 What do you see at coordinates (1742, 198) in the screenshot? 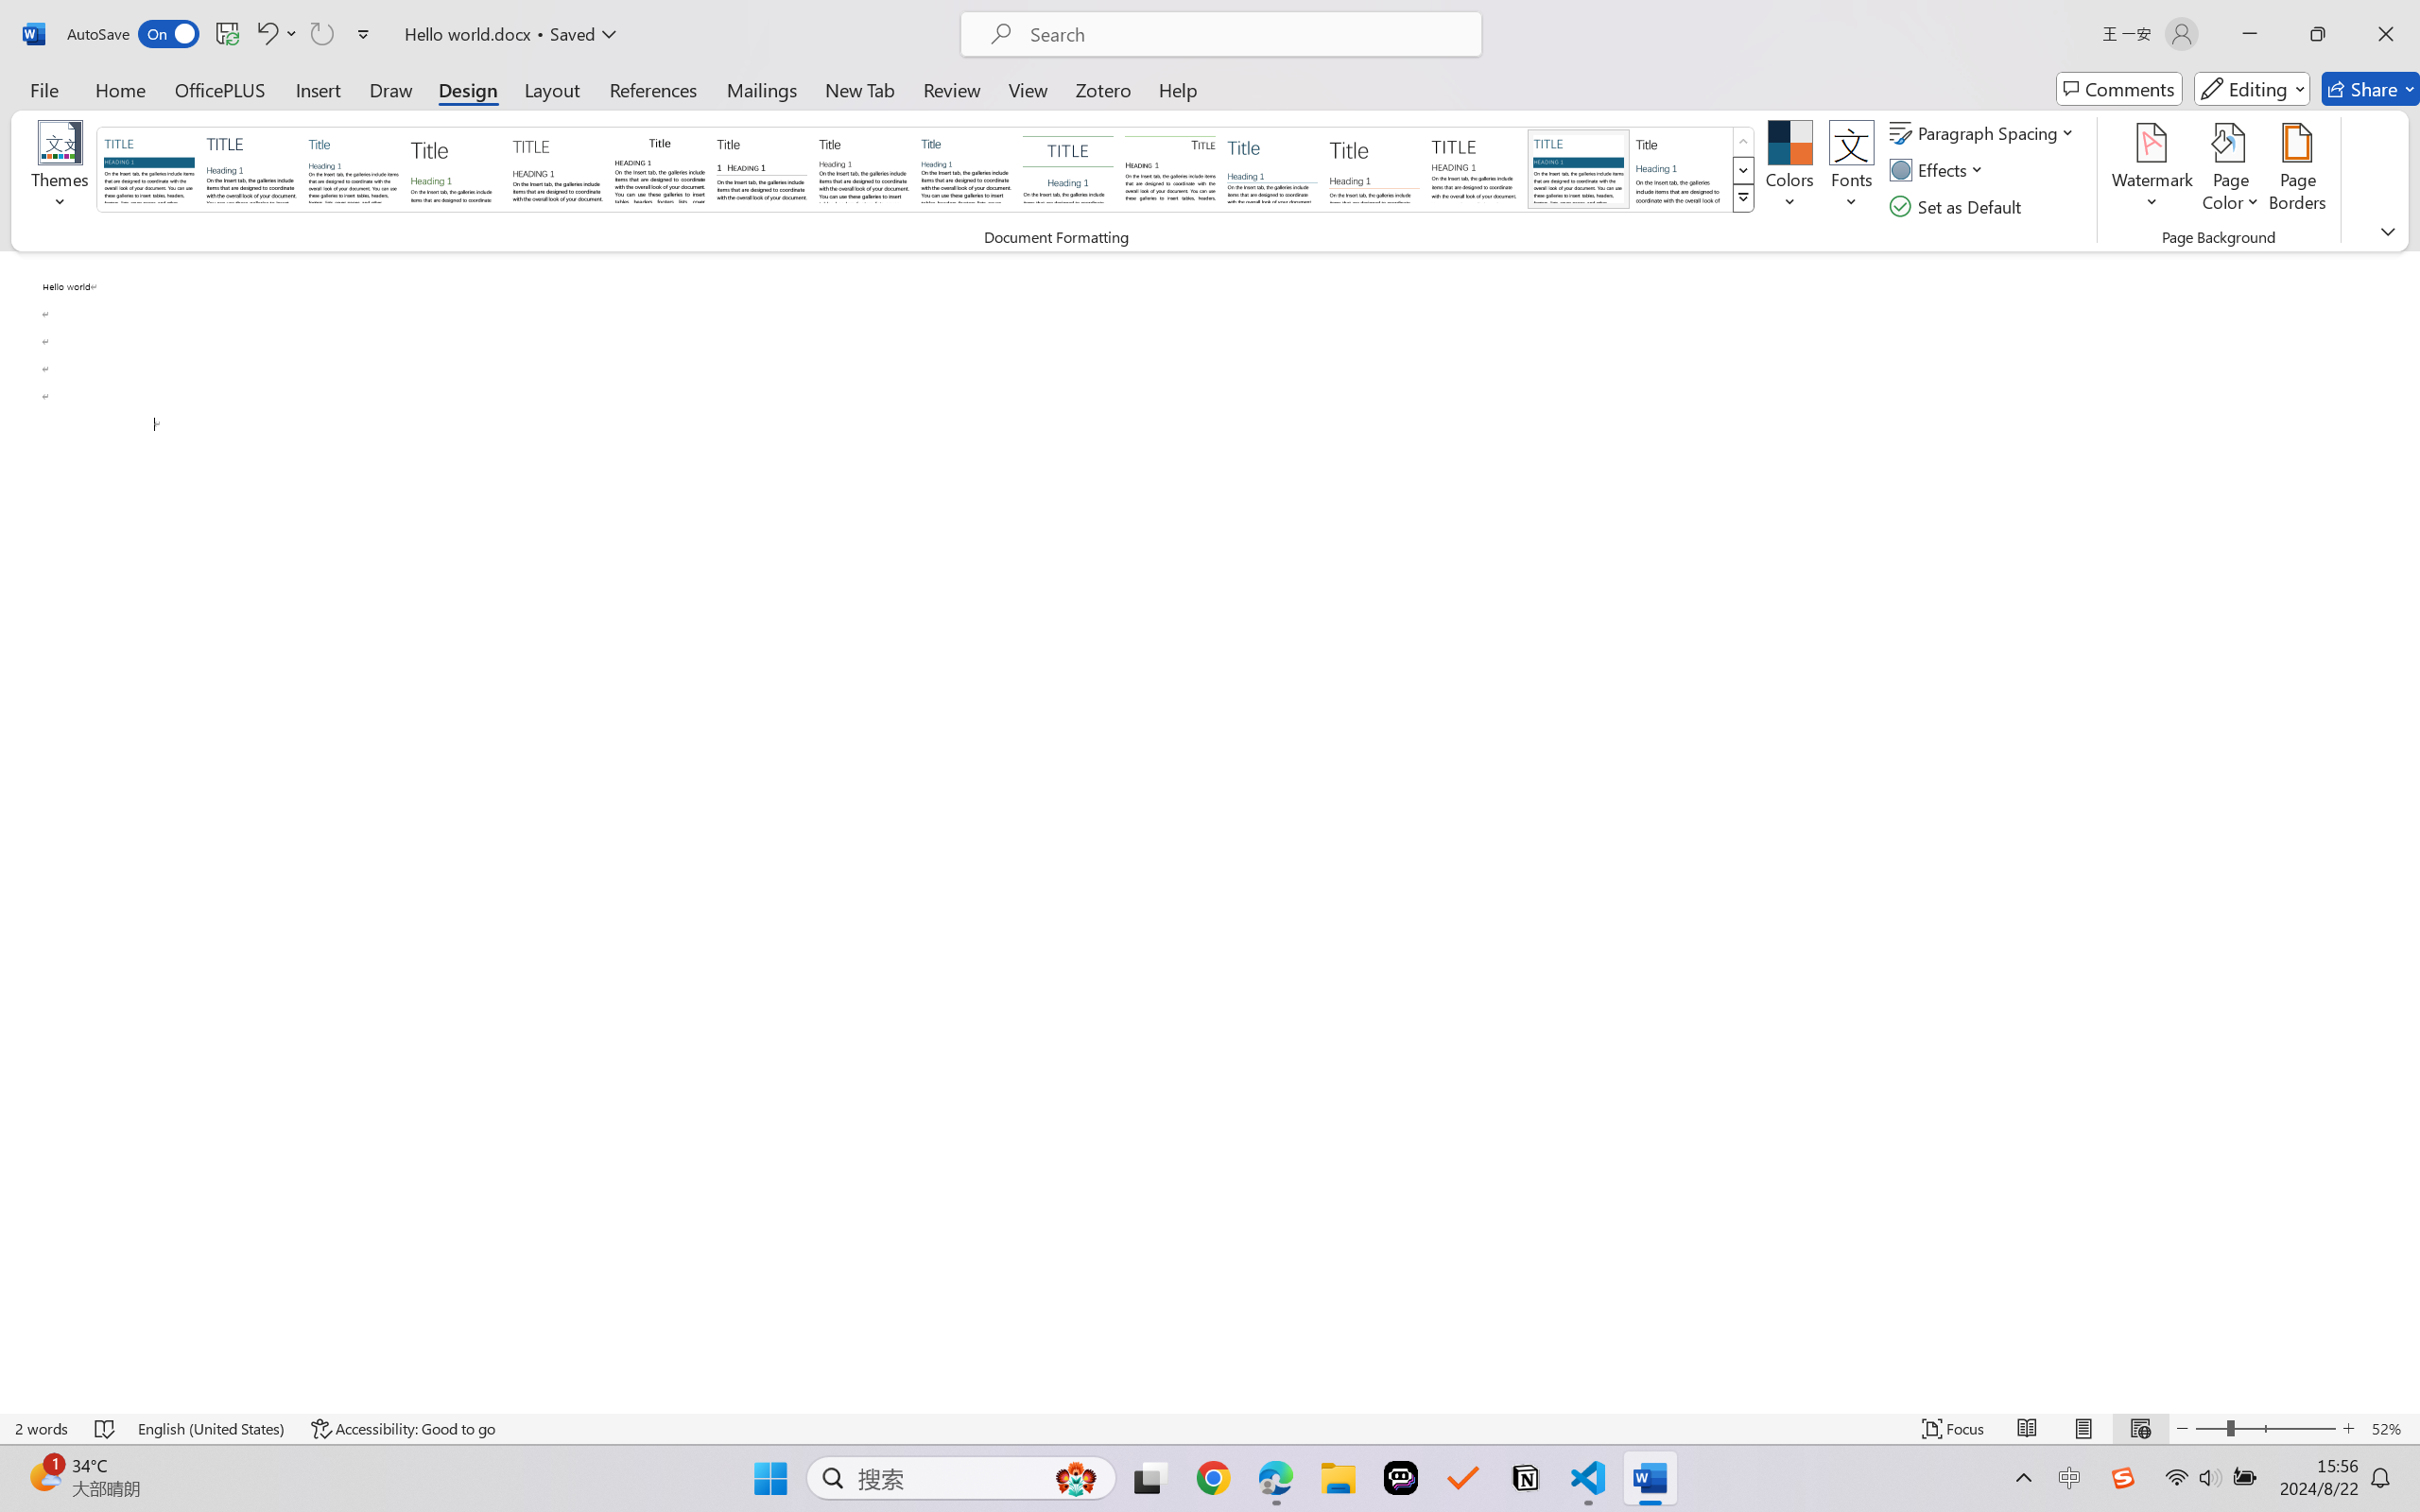
I see `'Style Set'` at bounding box center [1742, 198].